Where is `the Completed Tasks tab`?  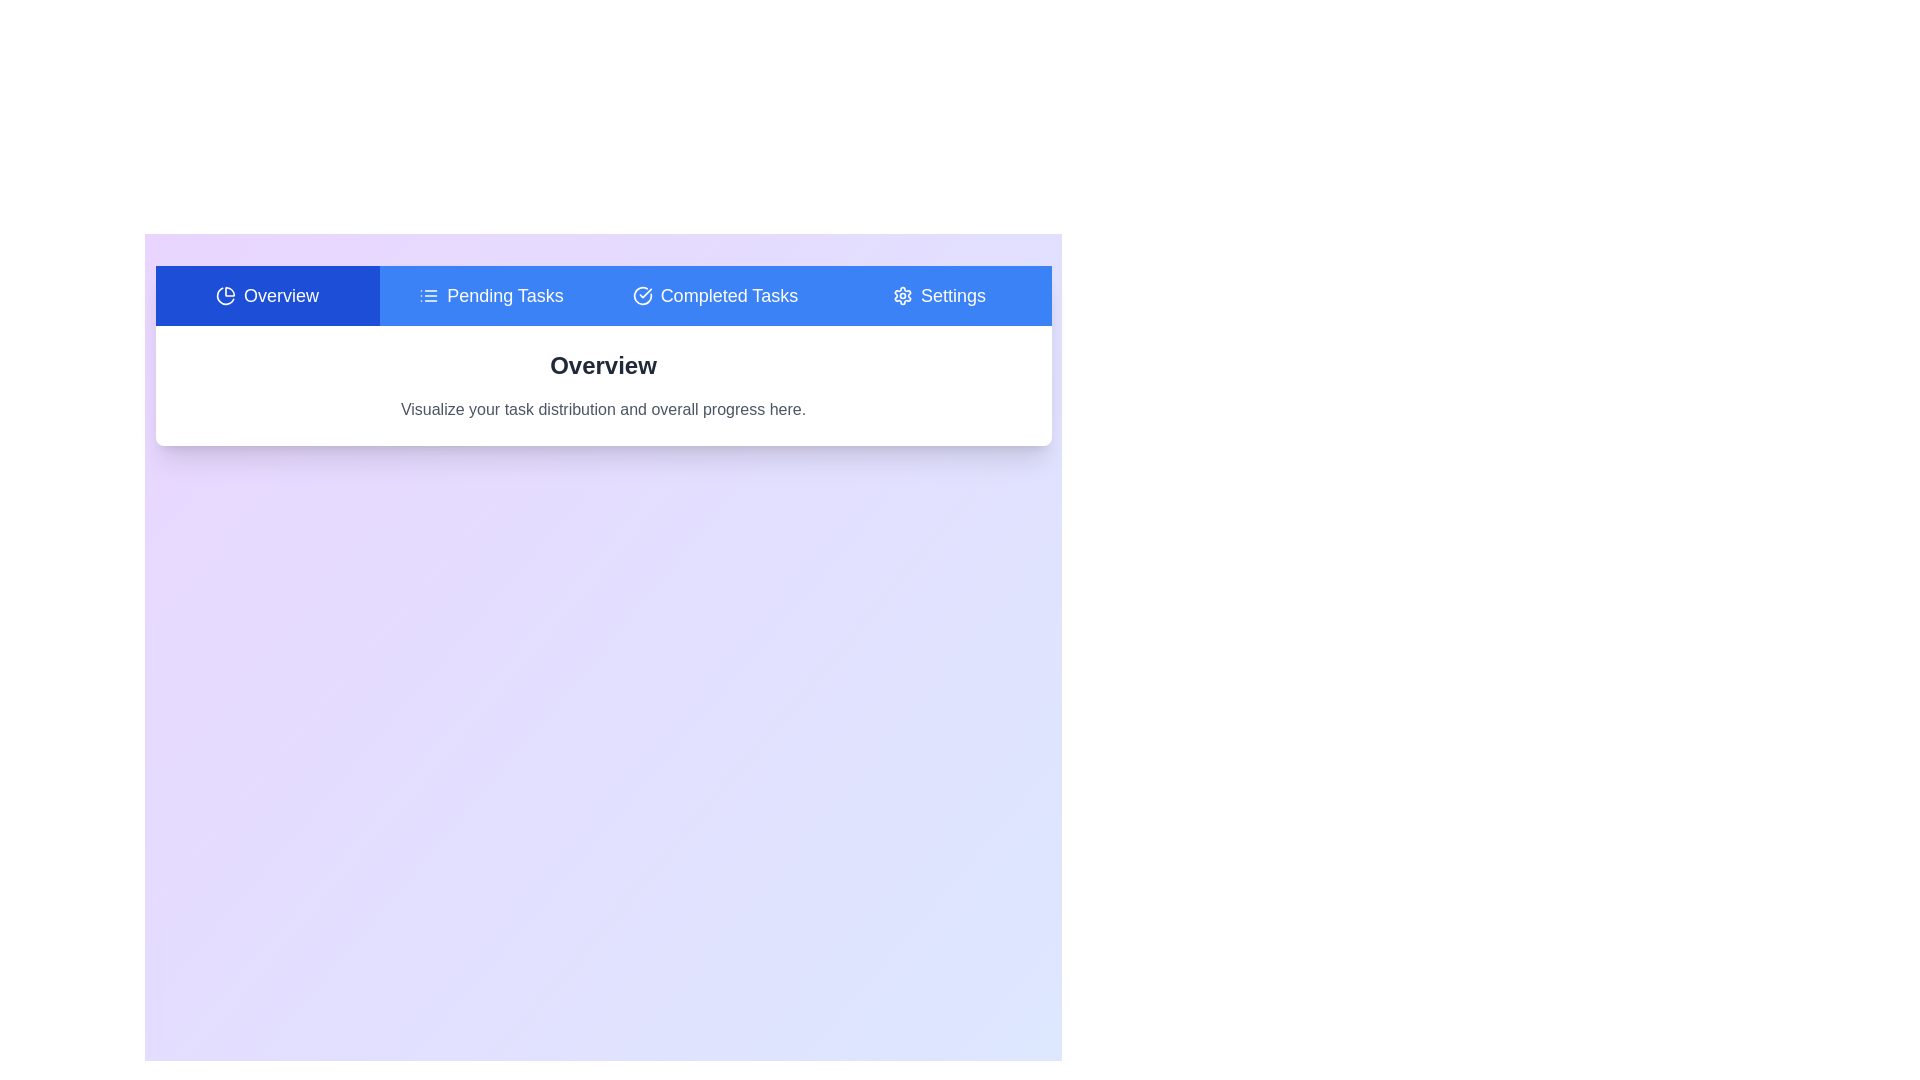 the Completed Tasks tab is located at coordinates (715, 296).